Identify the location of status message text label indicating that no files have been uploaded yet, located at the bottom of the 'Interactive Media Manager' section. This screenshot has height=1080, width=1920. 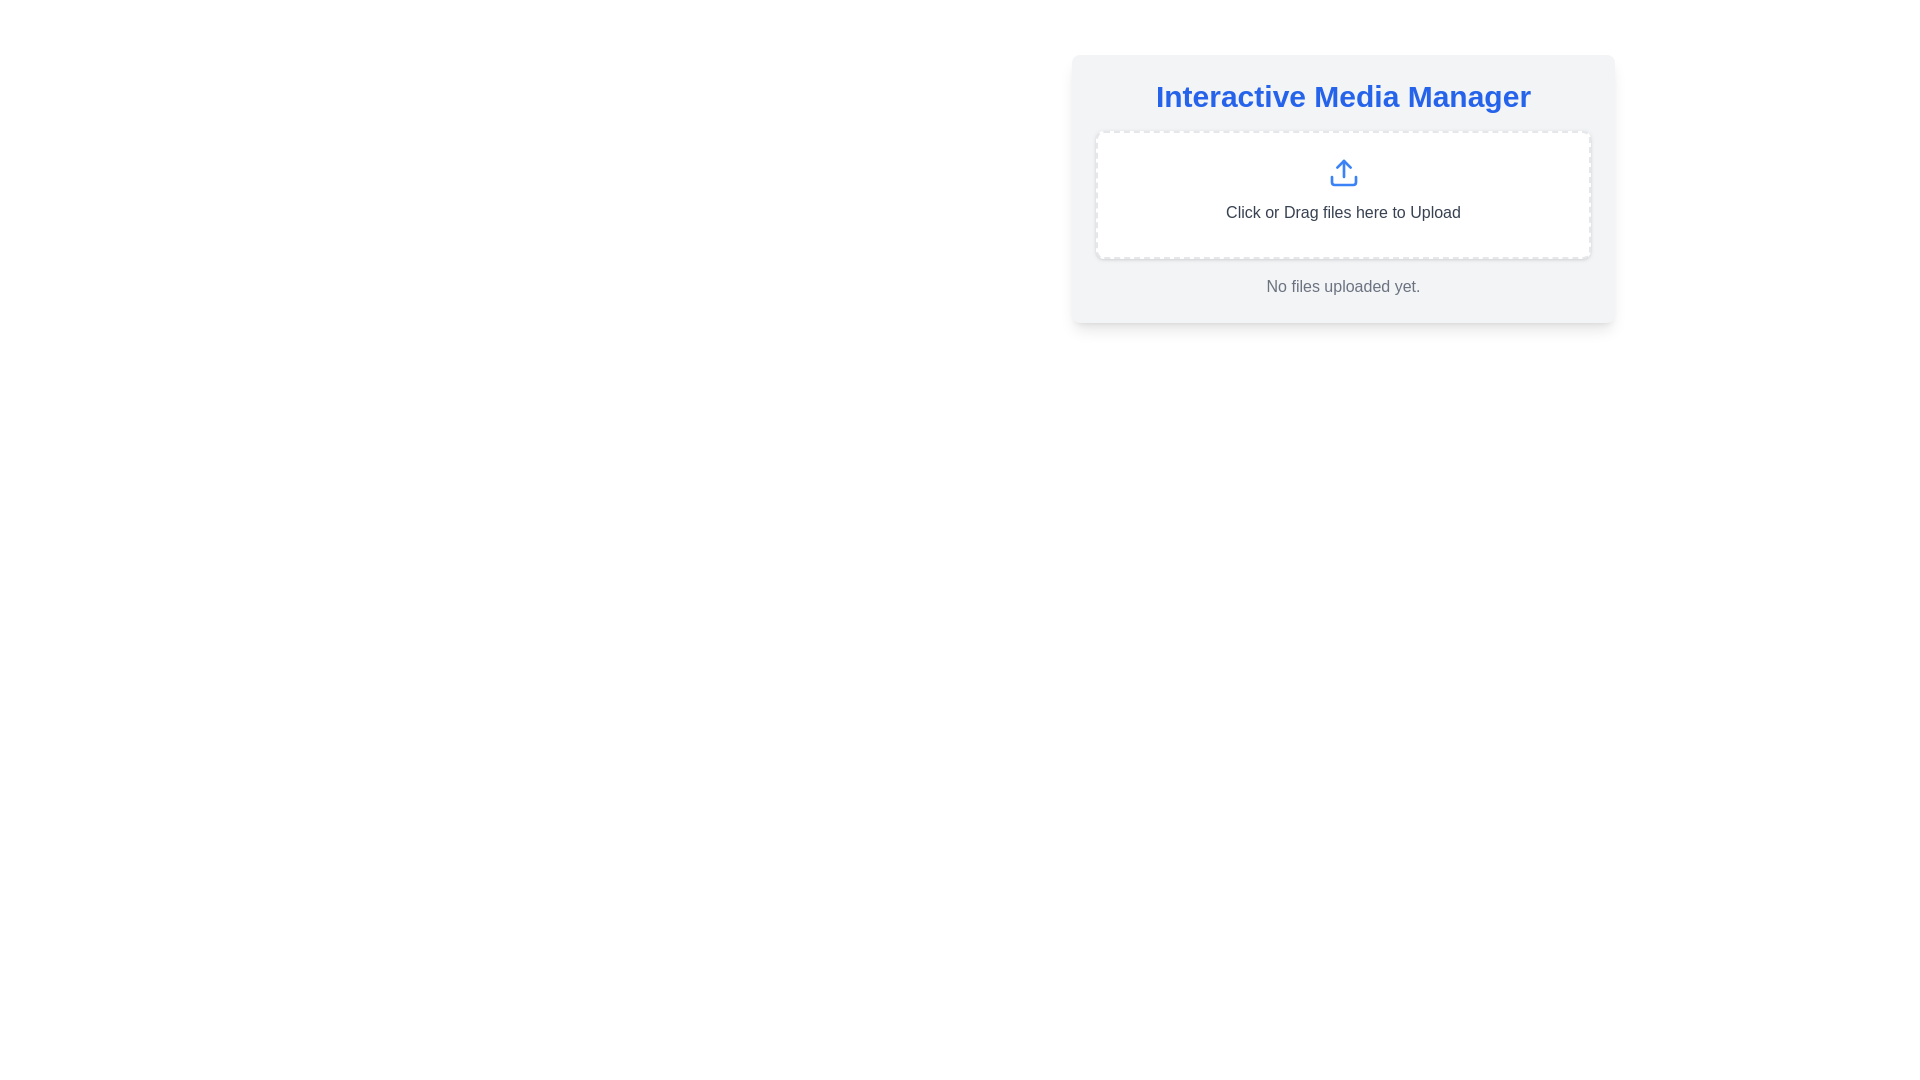
(1343, 286).